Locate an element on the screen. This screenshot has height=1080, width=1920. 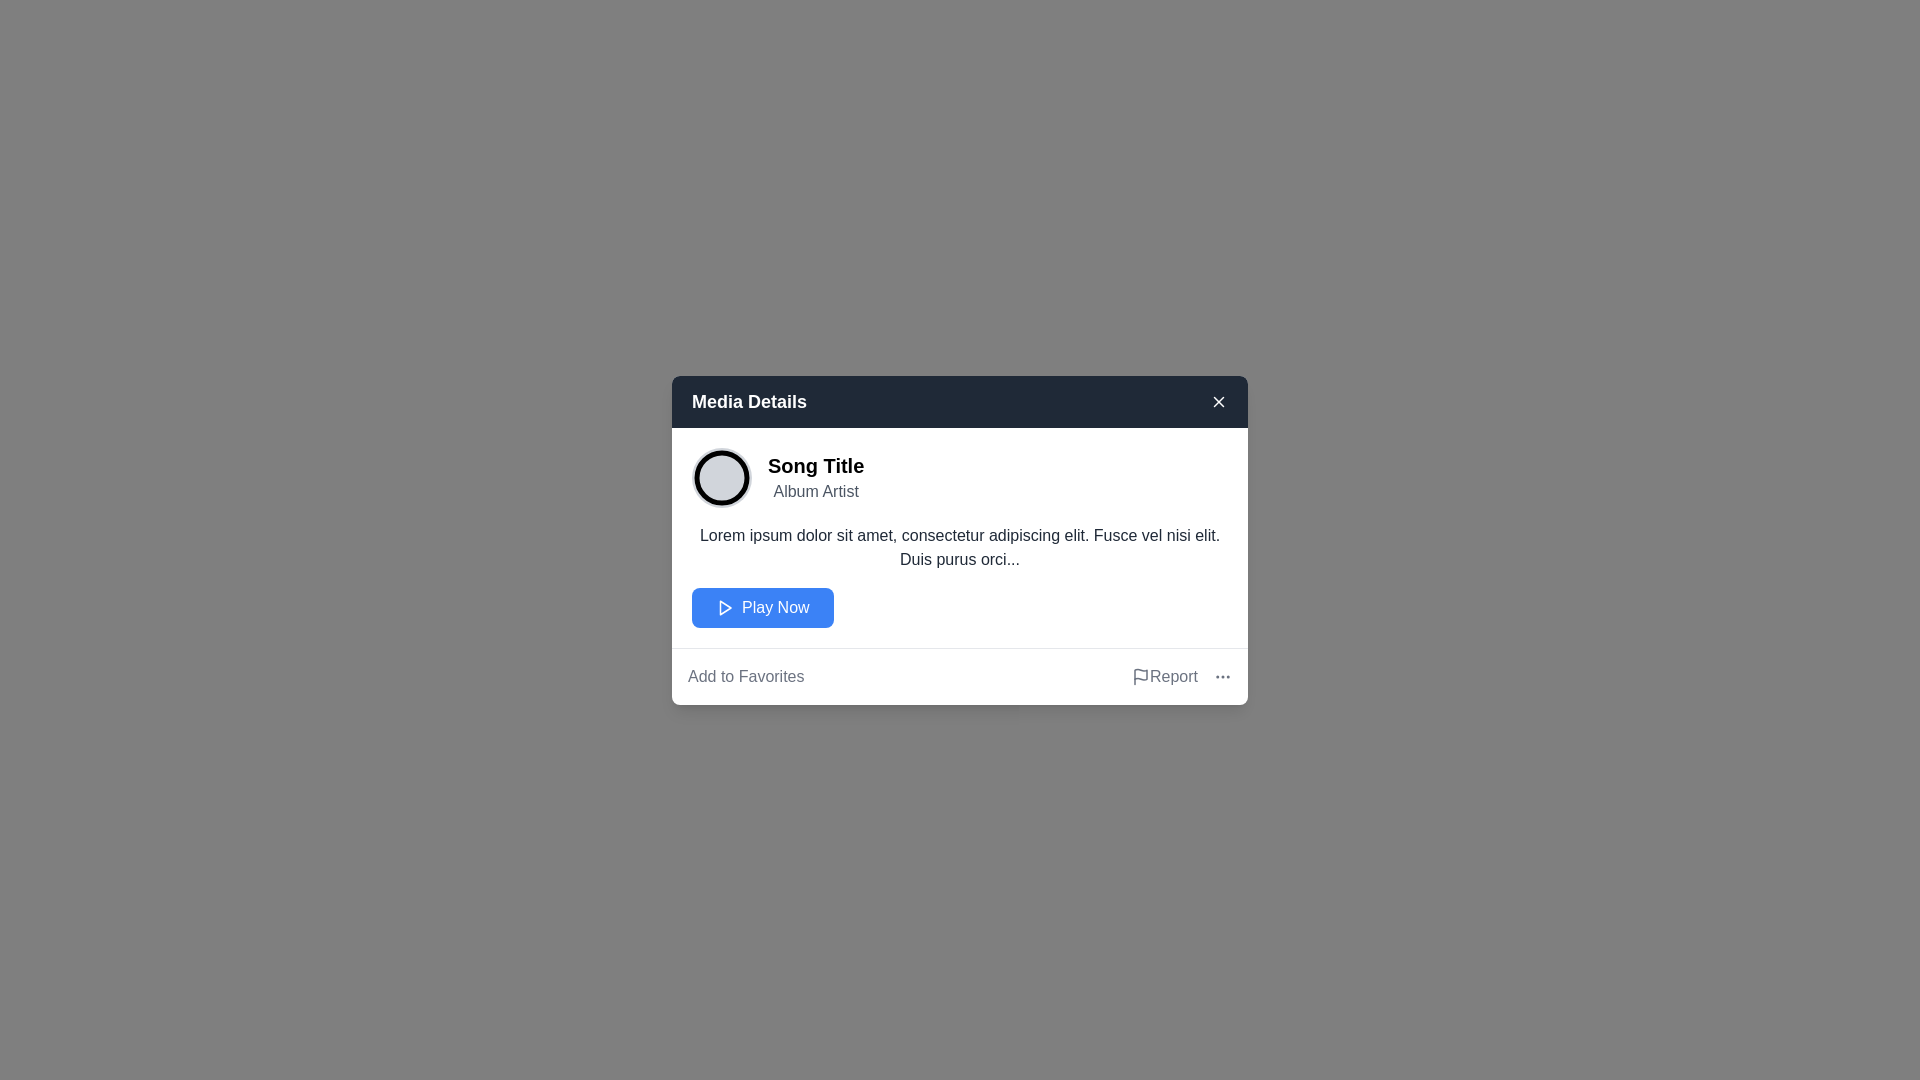
the title and subtitle text component of the media item located in the 'Media Details' modal dialog is located at coordinates (816, 477).